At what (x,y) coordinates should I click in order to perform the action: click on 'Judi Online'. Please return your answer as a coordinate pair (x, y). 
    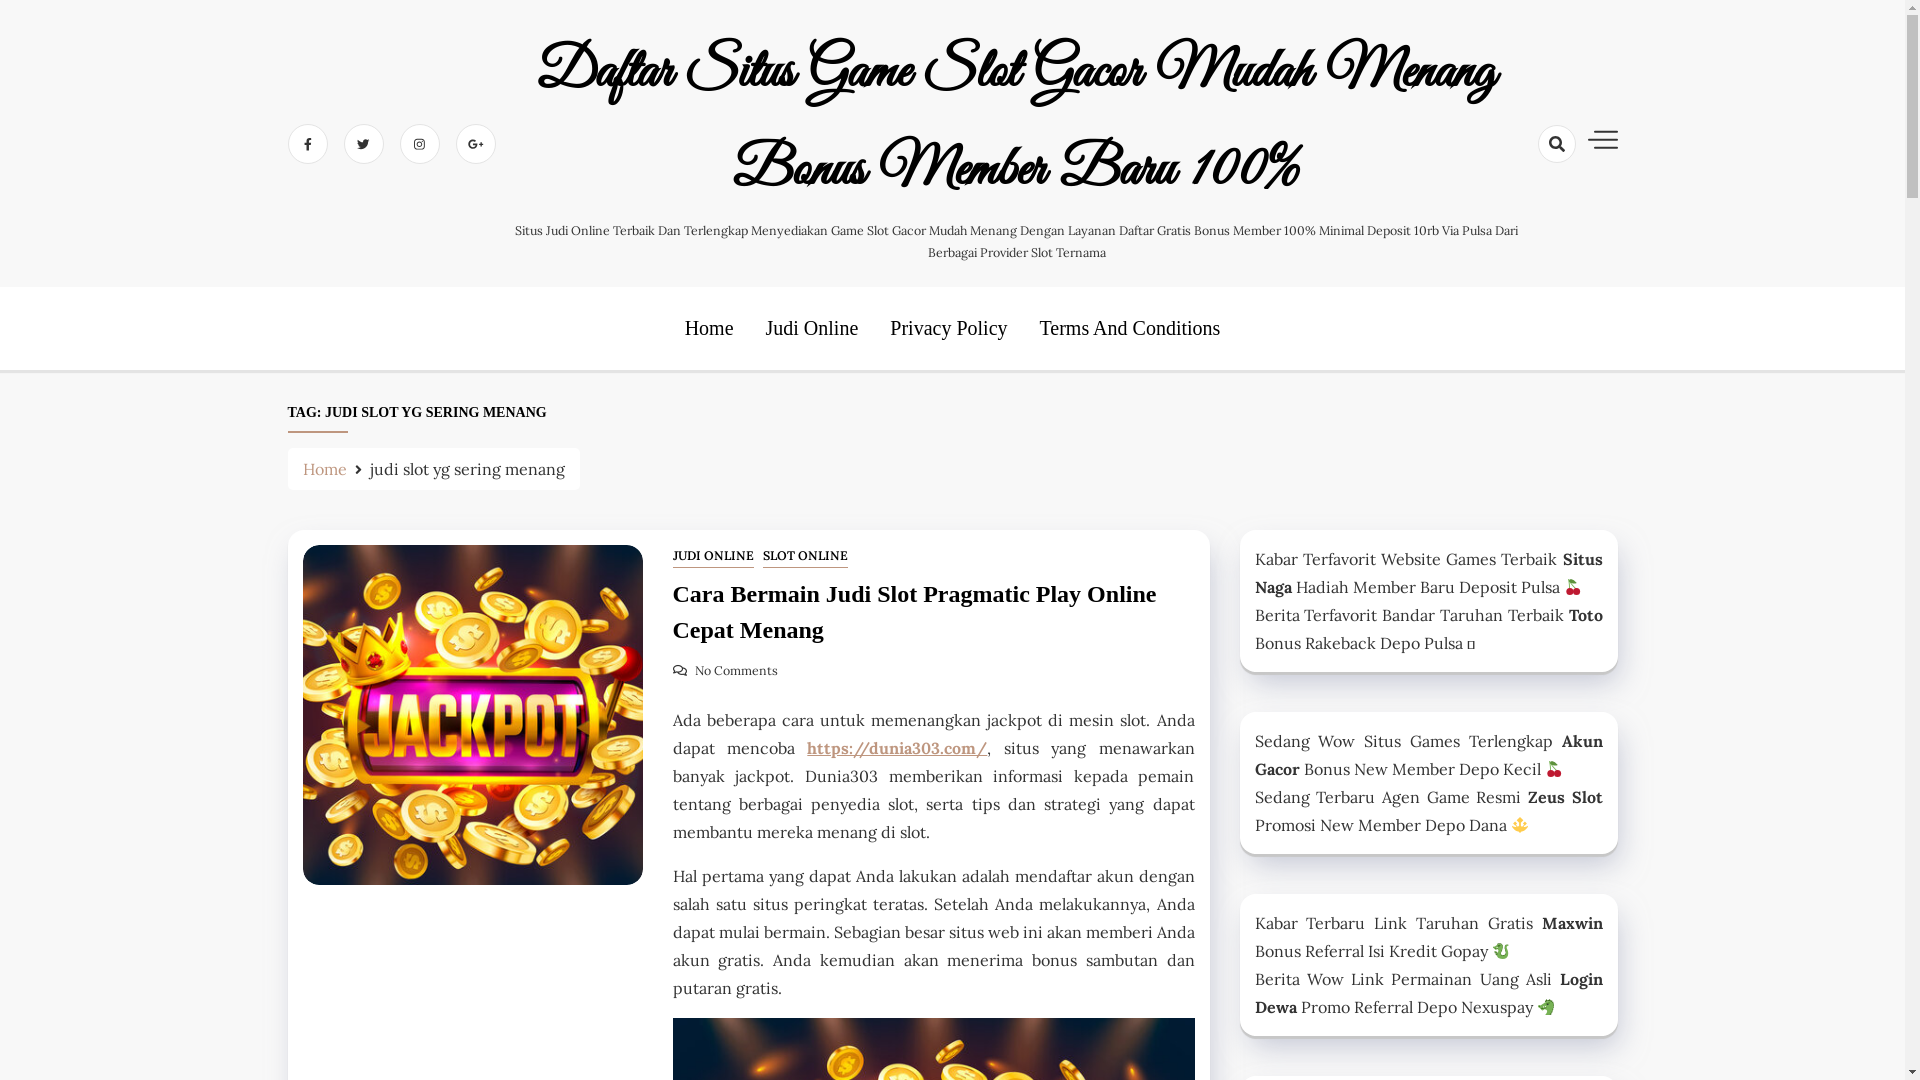
    Looking at the image, I should click on (812, 327).